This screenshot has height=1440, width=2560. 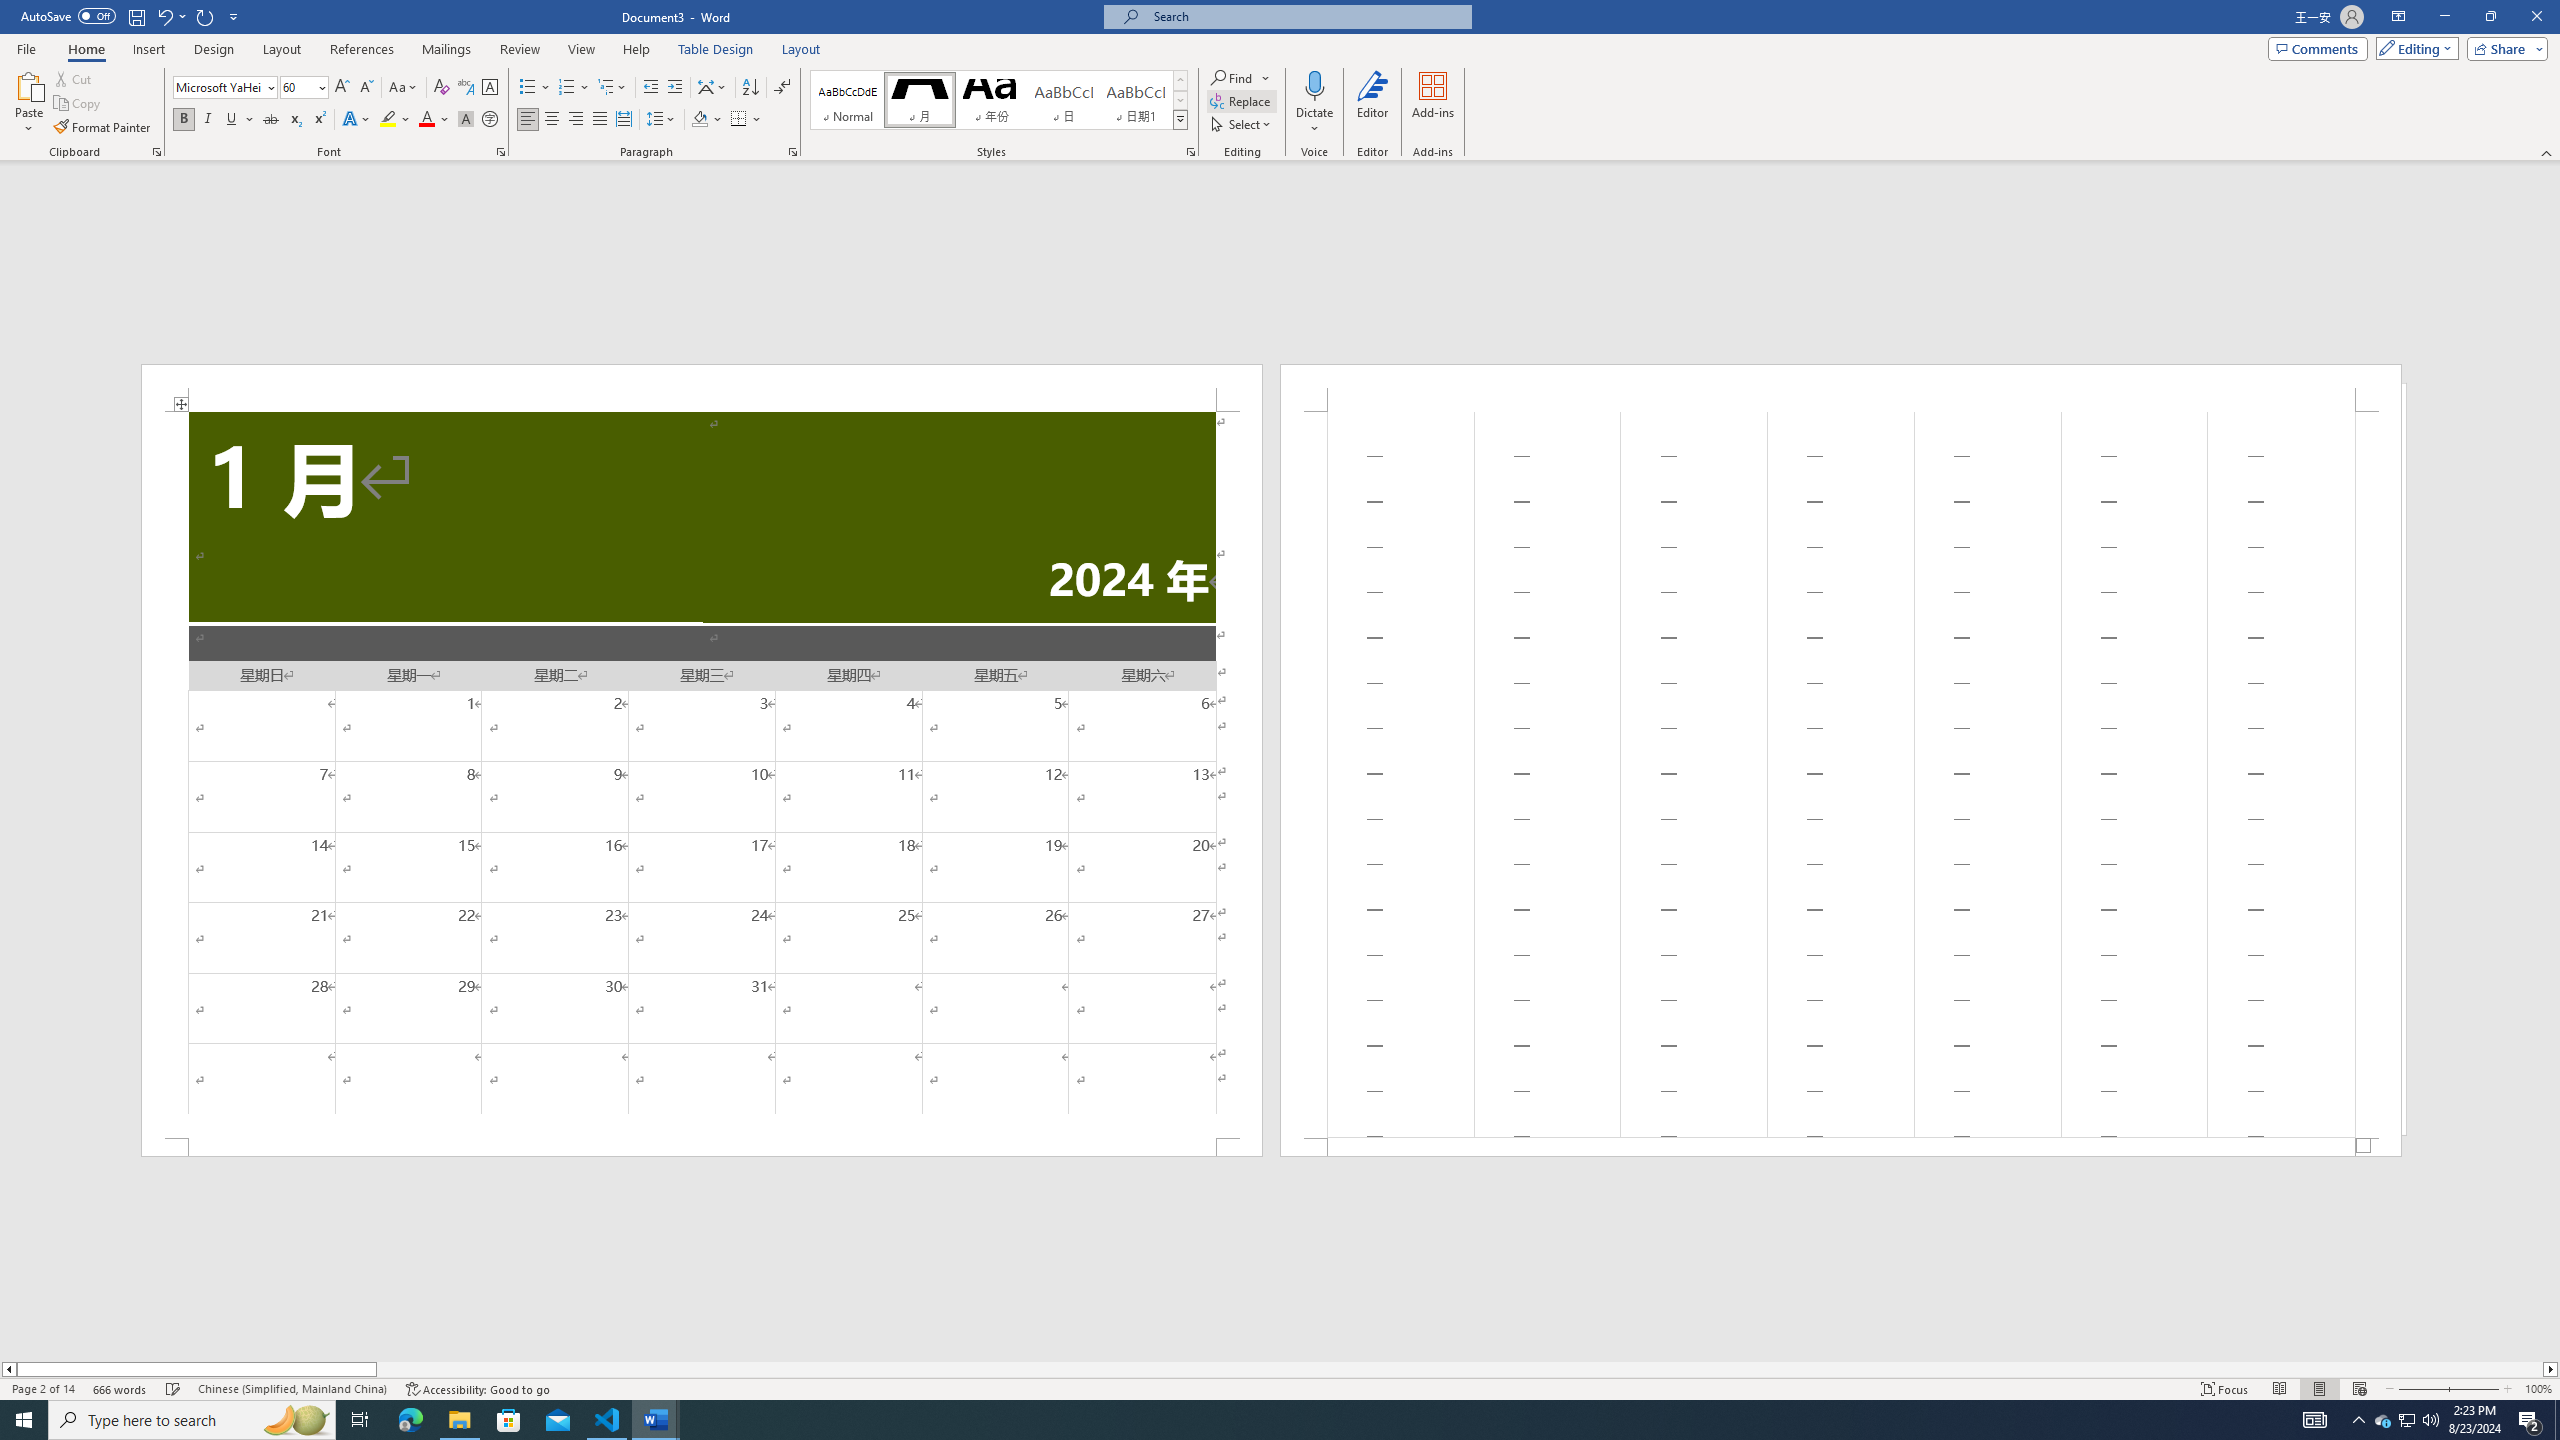 I want to click on 'Enclose Characters...', so click(x=489, y=118).